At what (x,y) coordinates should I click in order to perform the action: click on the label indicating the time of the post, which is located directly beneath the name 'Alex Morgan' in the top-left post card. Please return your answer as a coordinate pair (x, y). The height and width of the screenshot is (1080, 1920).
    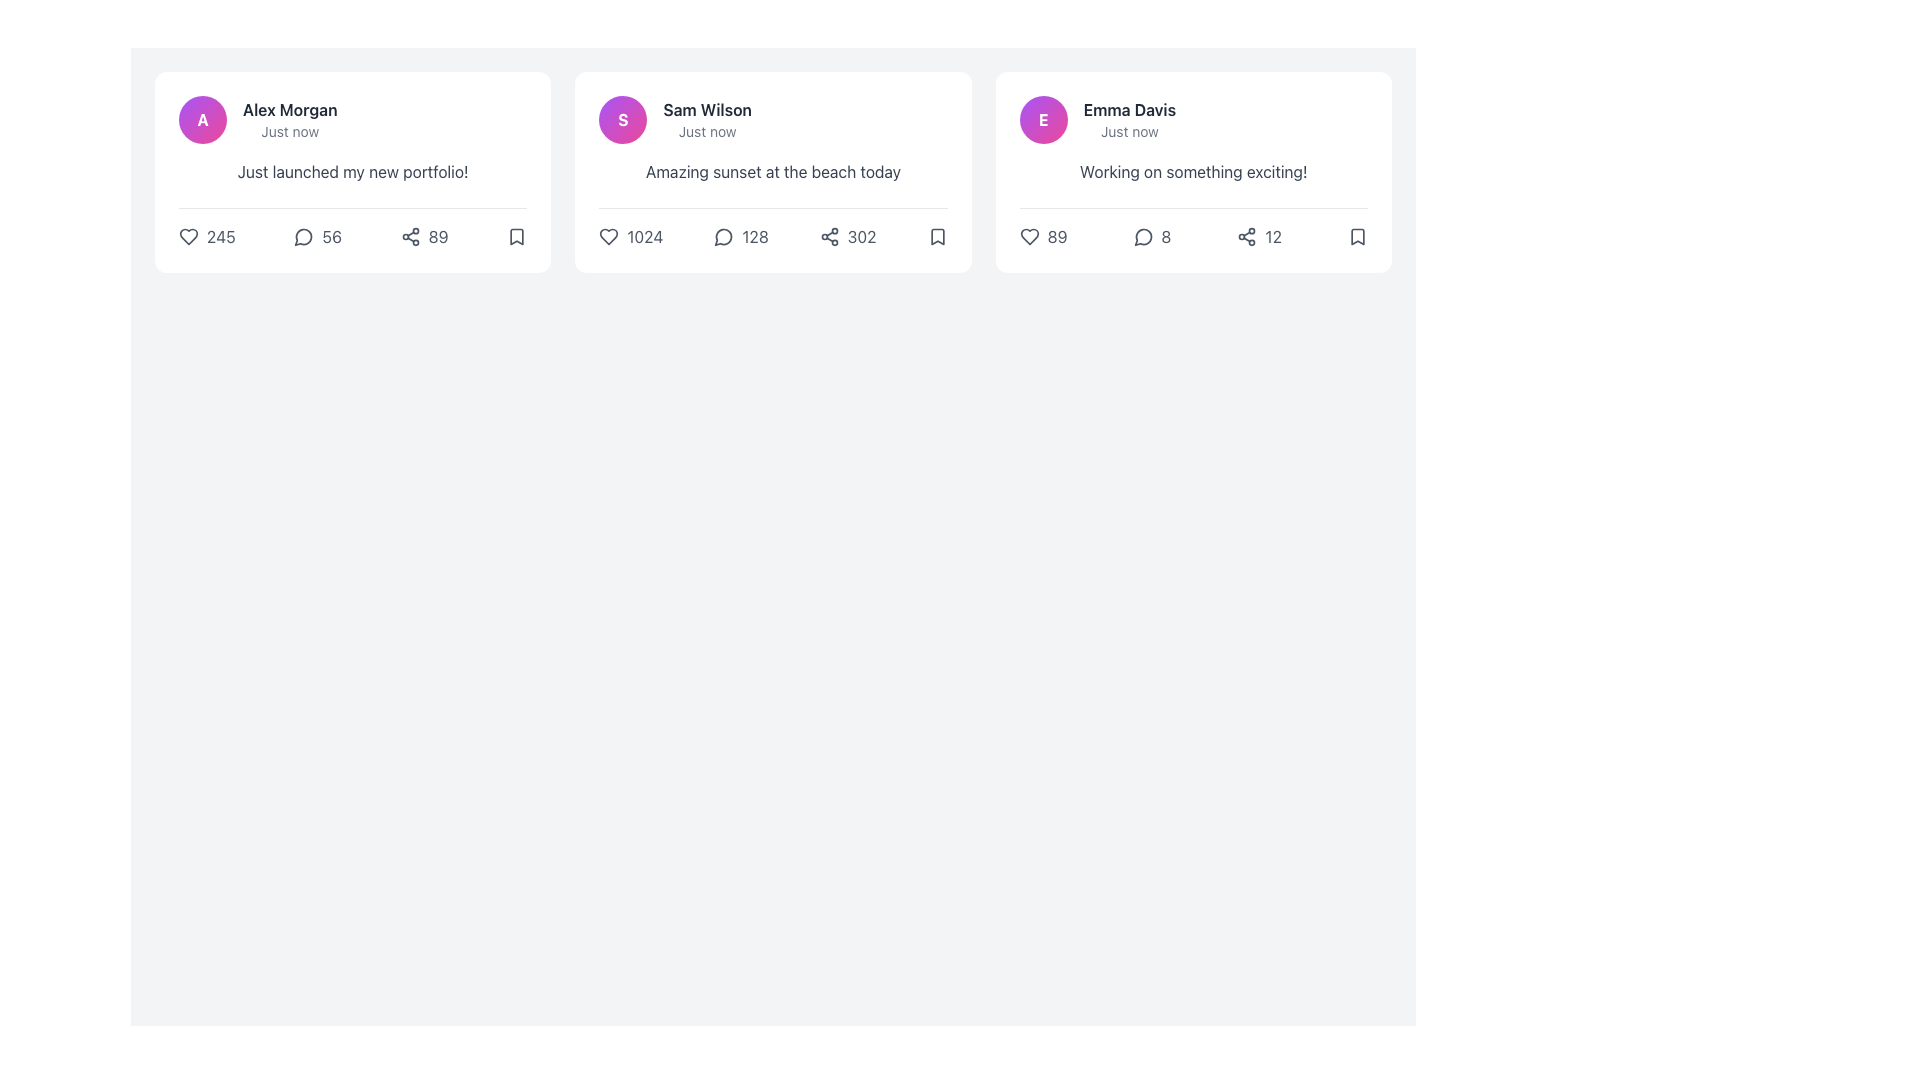
    Looking at the image, I should click on (289, 131).